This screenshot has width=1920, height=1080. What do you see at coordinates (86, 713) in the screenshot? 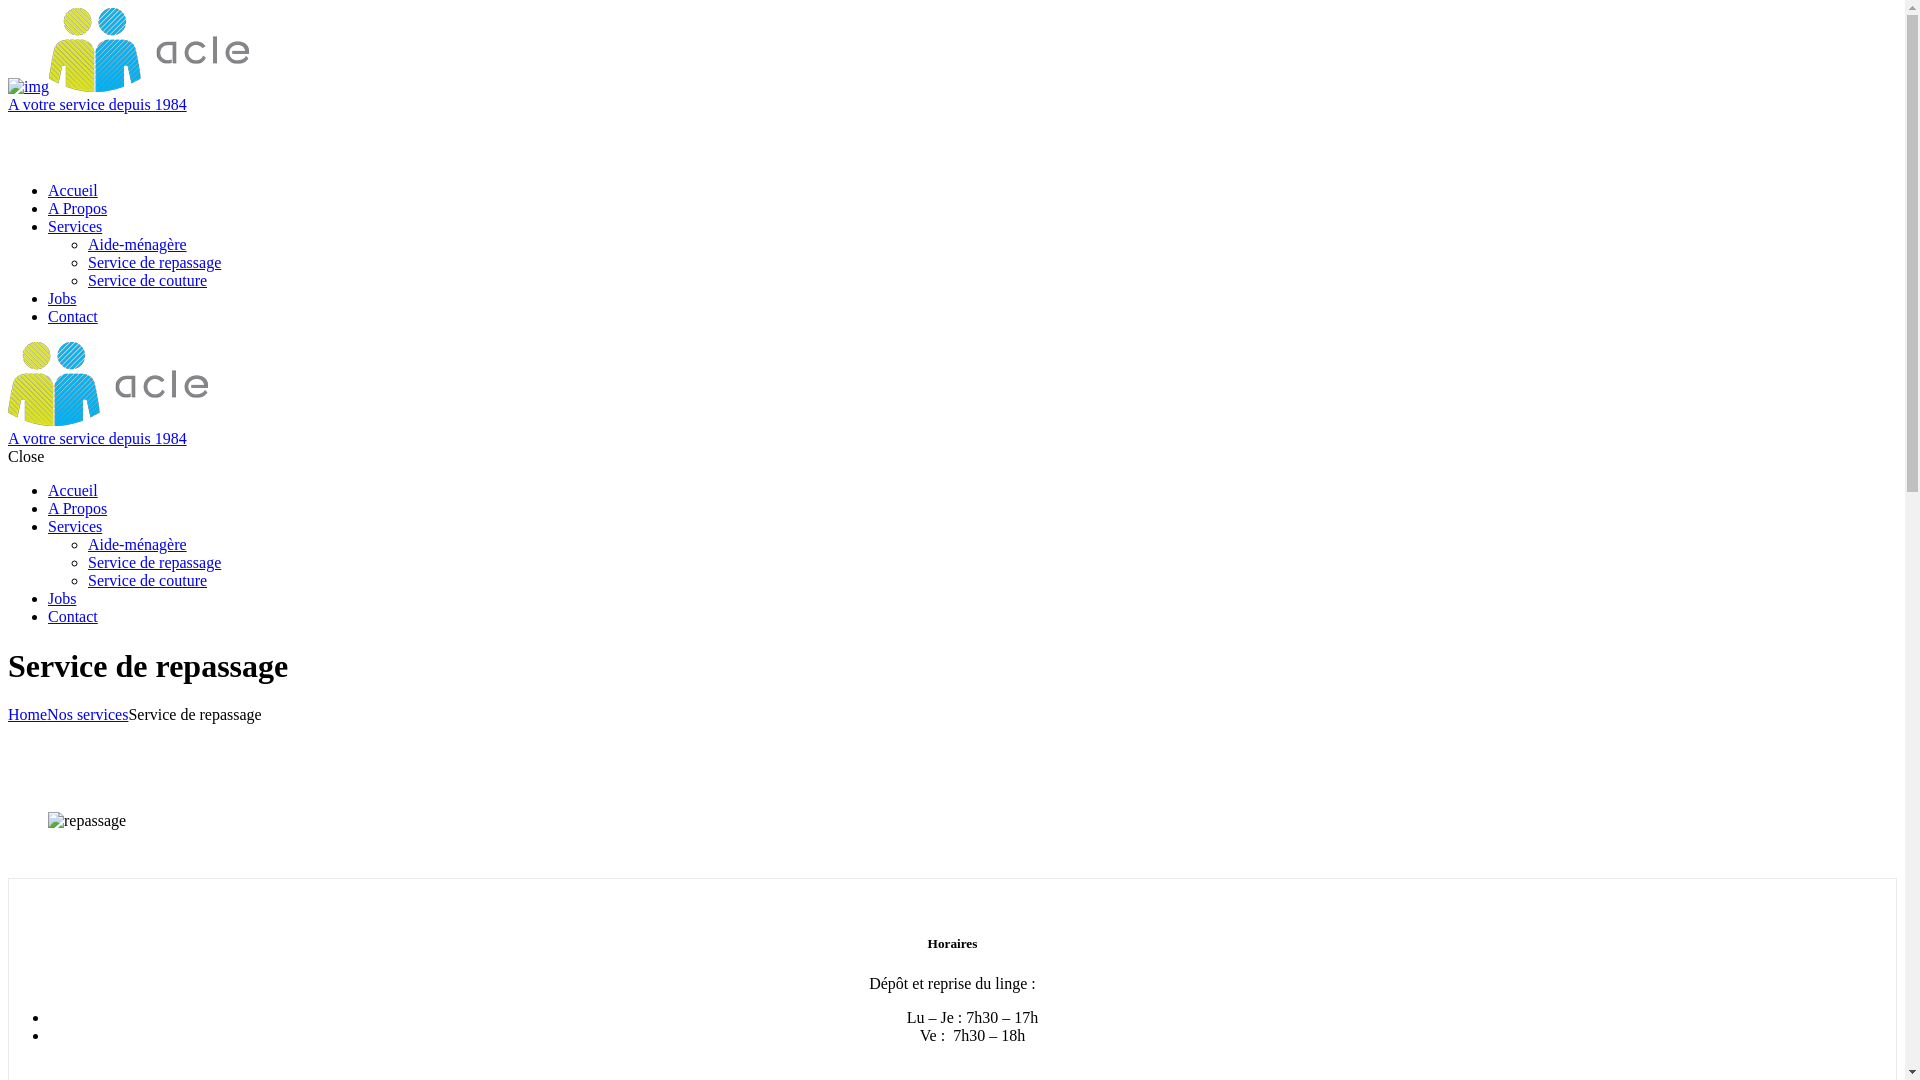
I see `'Nos services'` at bounding box center [86, 713].